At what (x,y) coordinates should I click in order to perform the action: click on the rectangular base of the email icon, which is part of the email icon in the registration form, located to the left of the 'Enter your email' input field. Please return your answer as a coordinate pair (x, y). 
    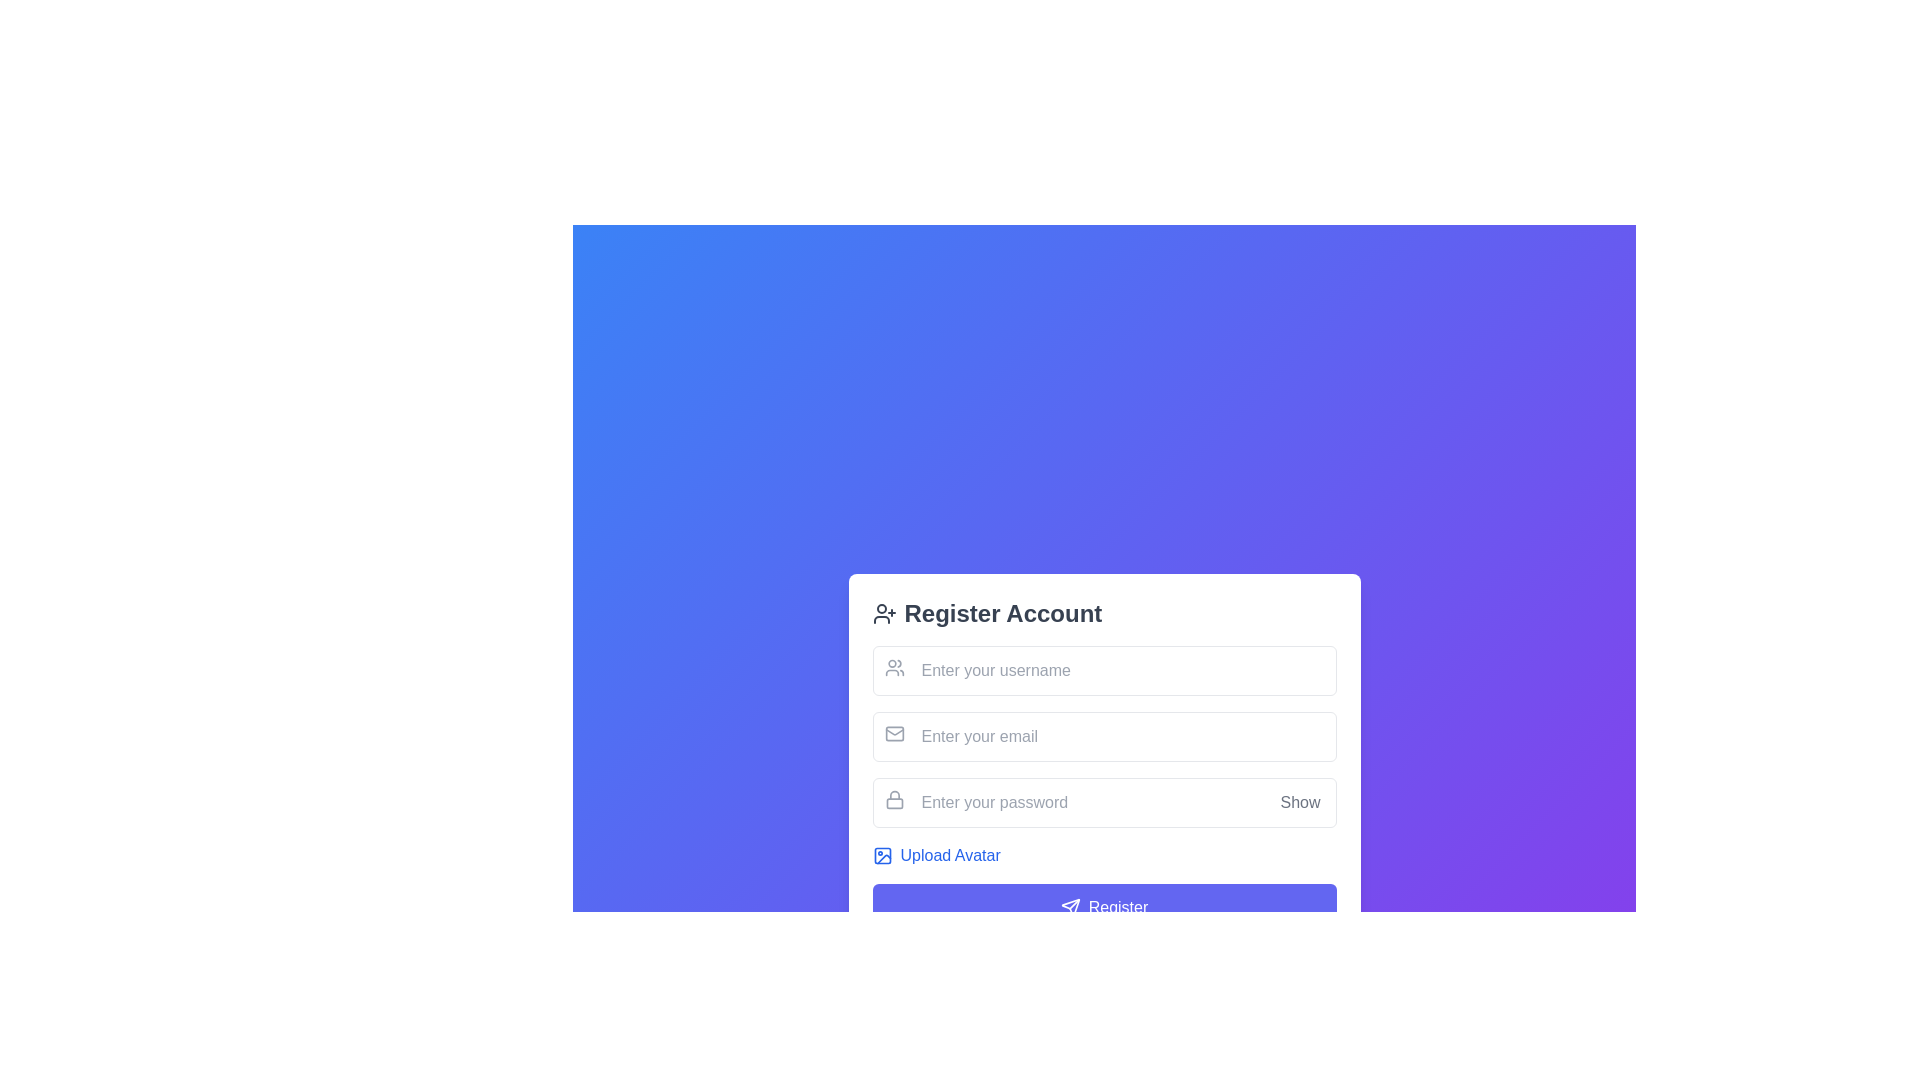
    Looking at the image, I should click on (893, 733).